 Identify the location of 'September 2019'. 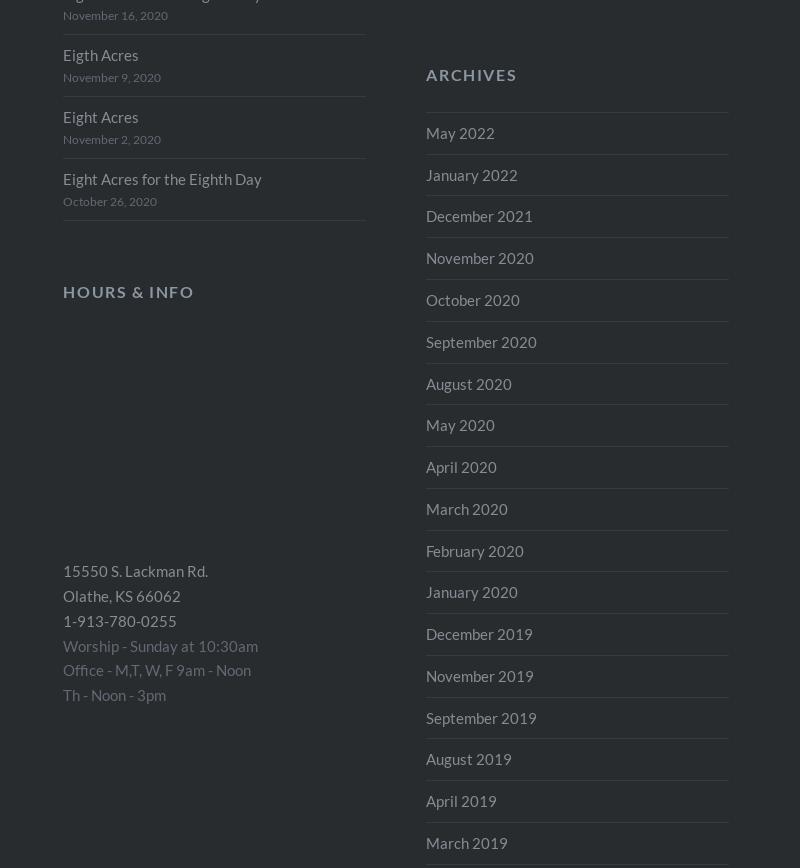
(481, 716).